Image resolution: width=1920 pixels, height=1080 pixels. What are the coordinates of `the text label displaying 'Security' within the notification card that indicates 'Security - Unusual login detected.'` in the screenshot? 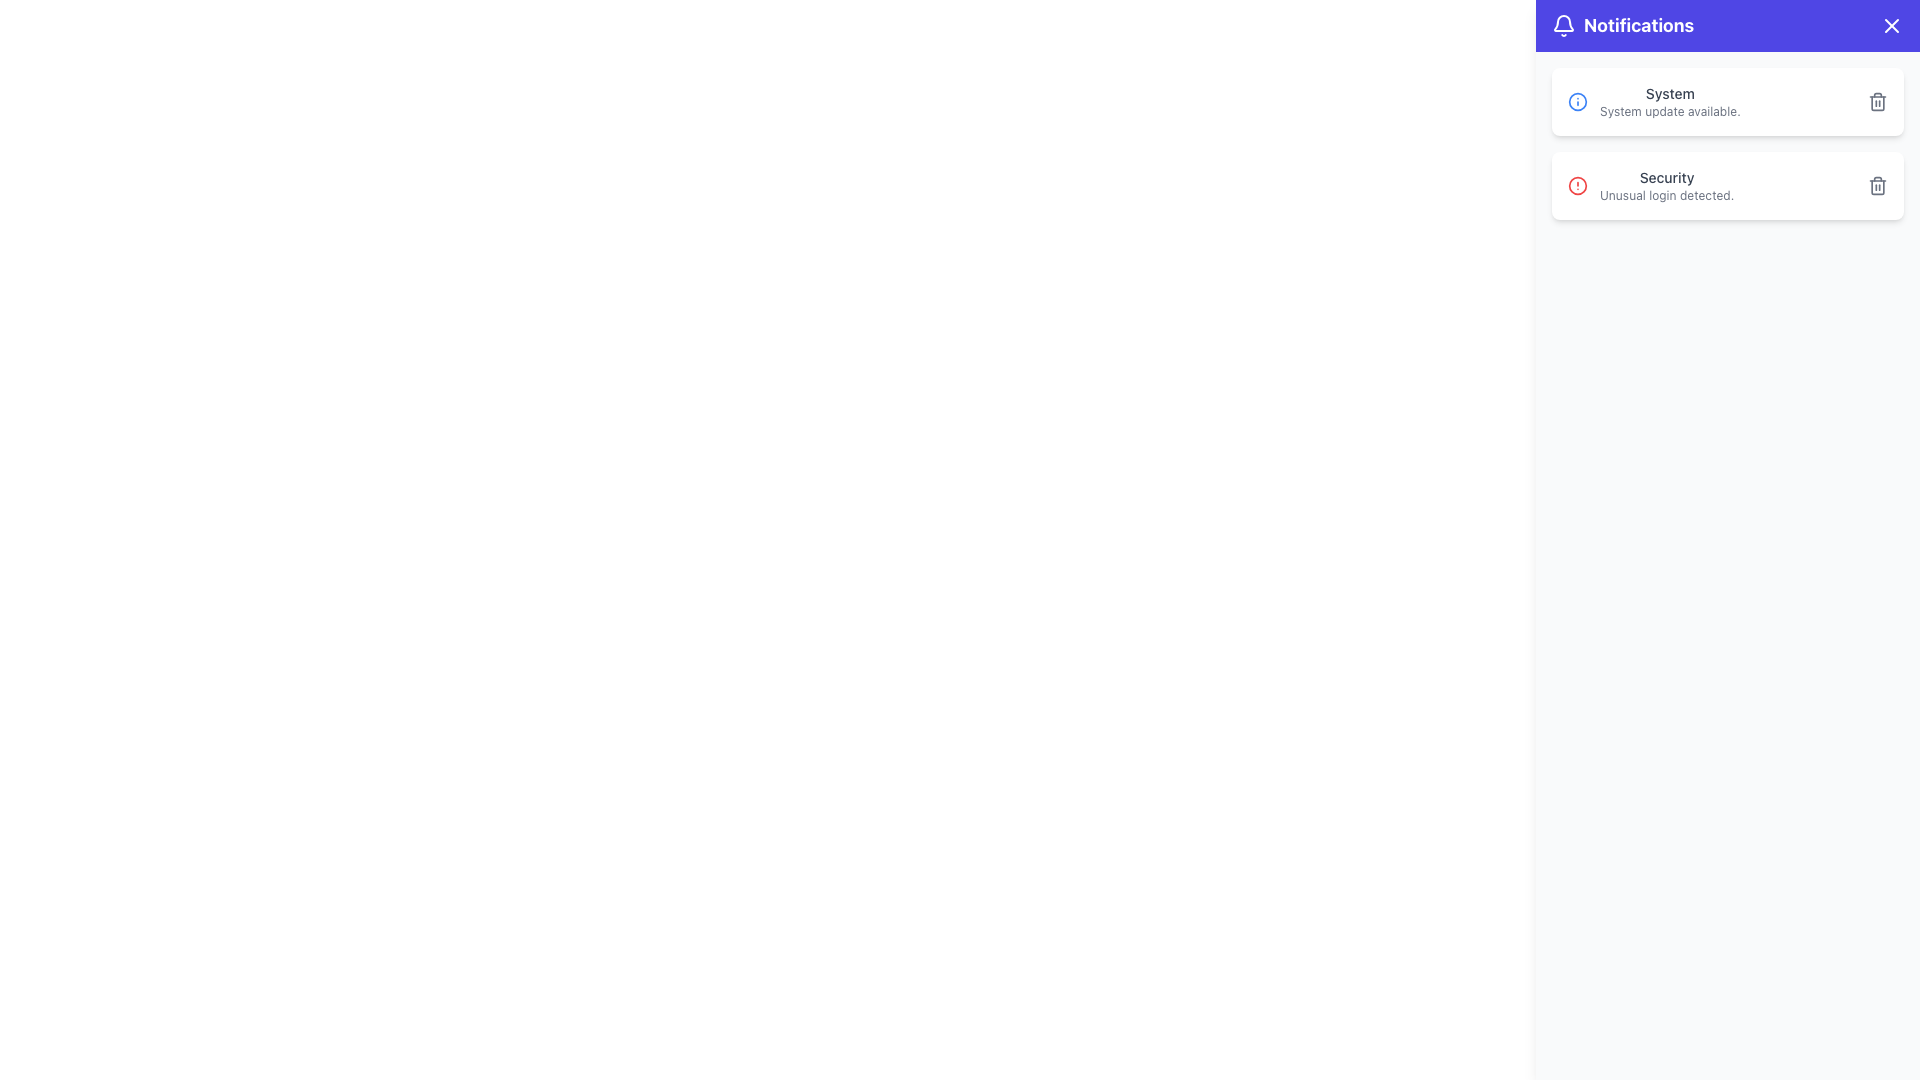 It's located at (1667, 176).